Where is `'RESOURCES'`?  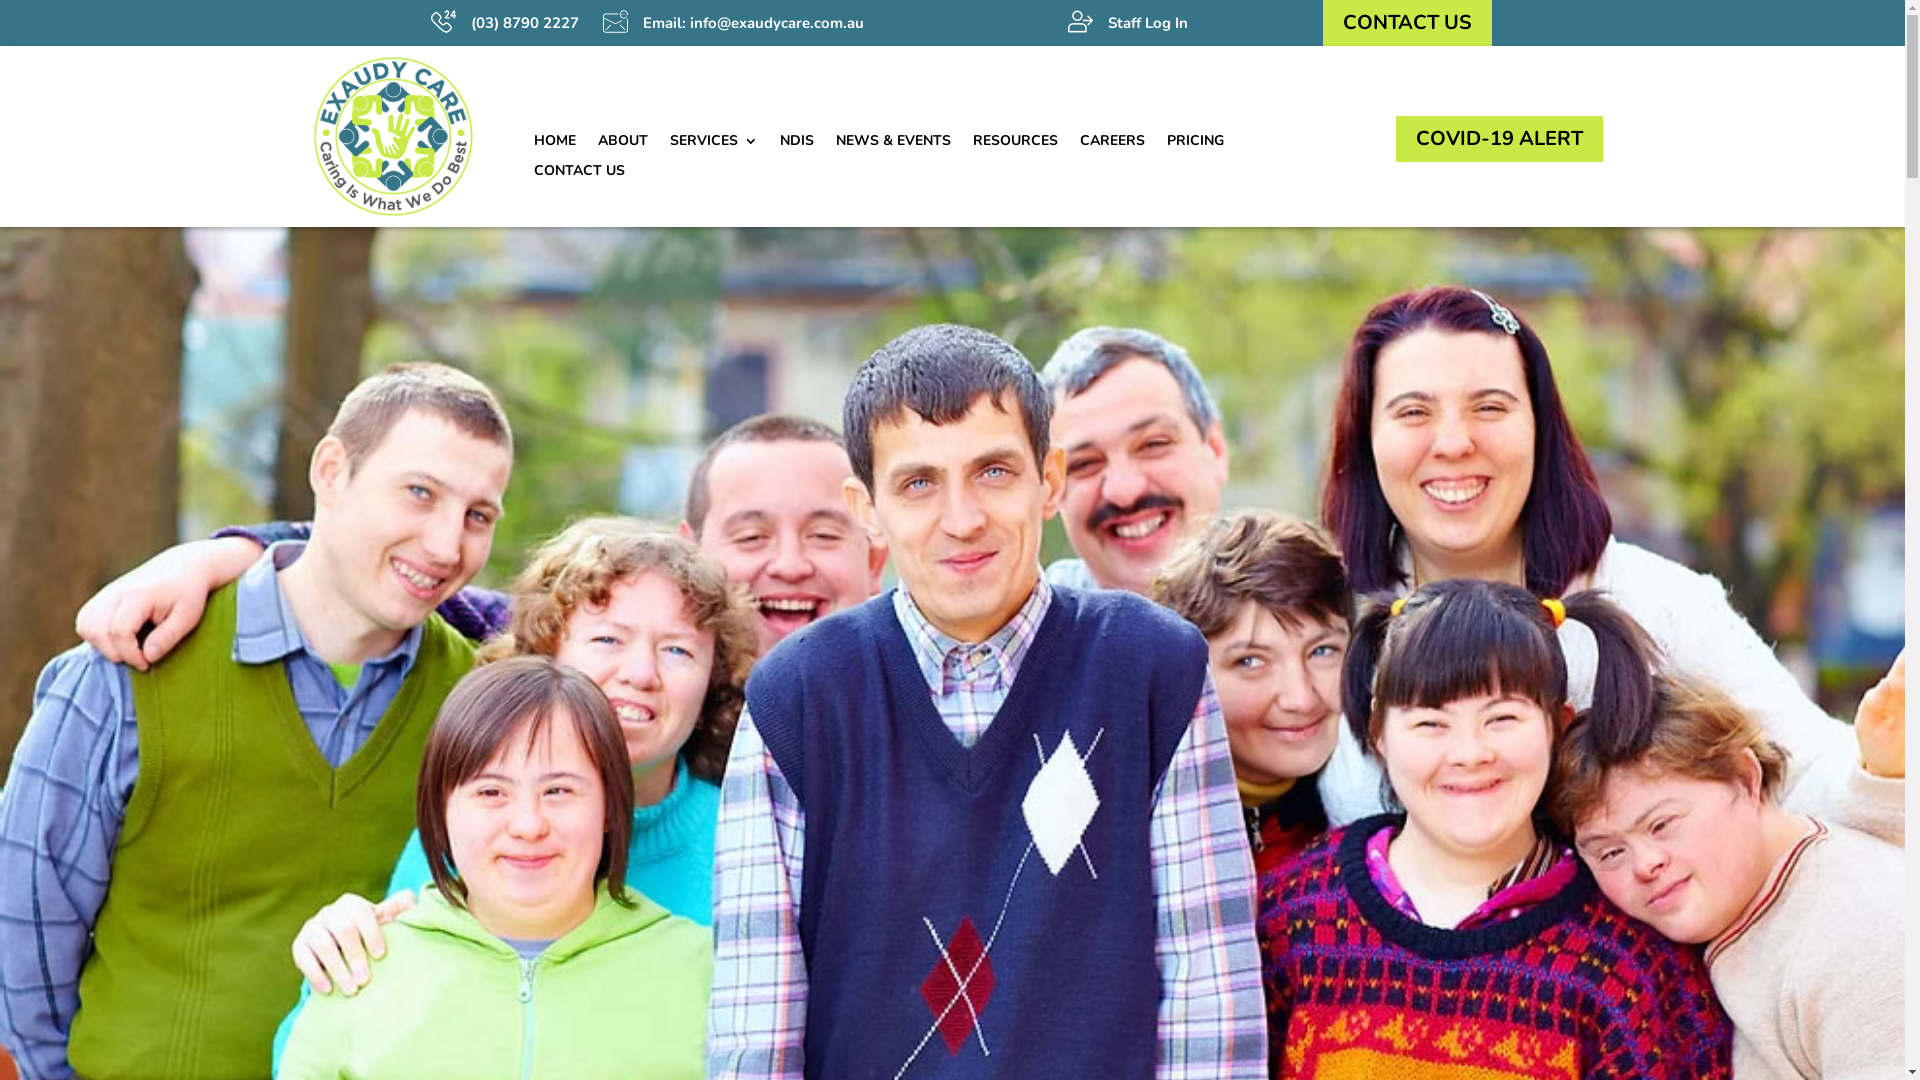
'RESOURCES' is located at coordinates (971, 144).